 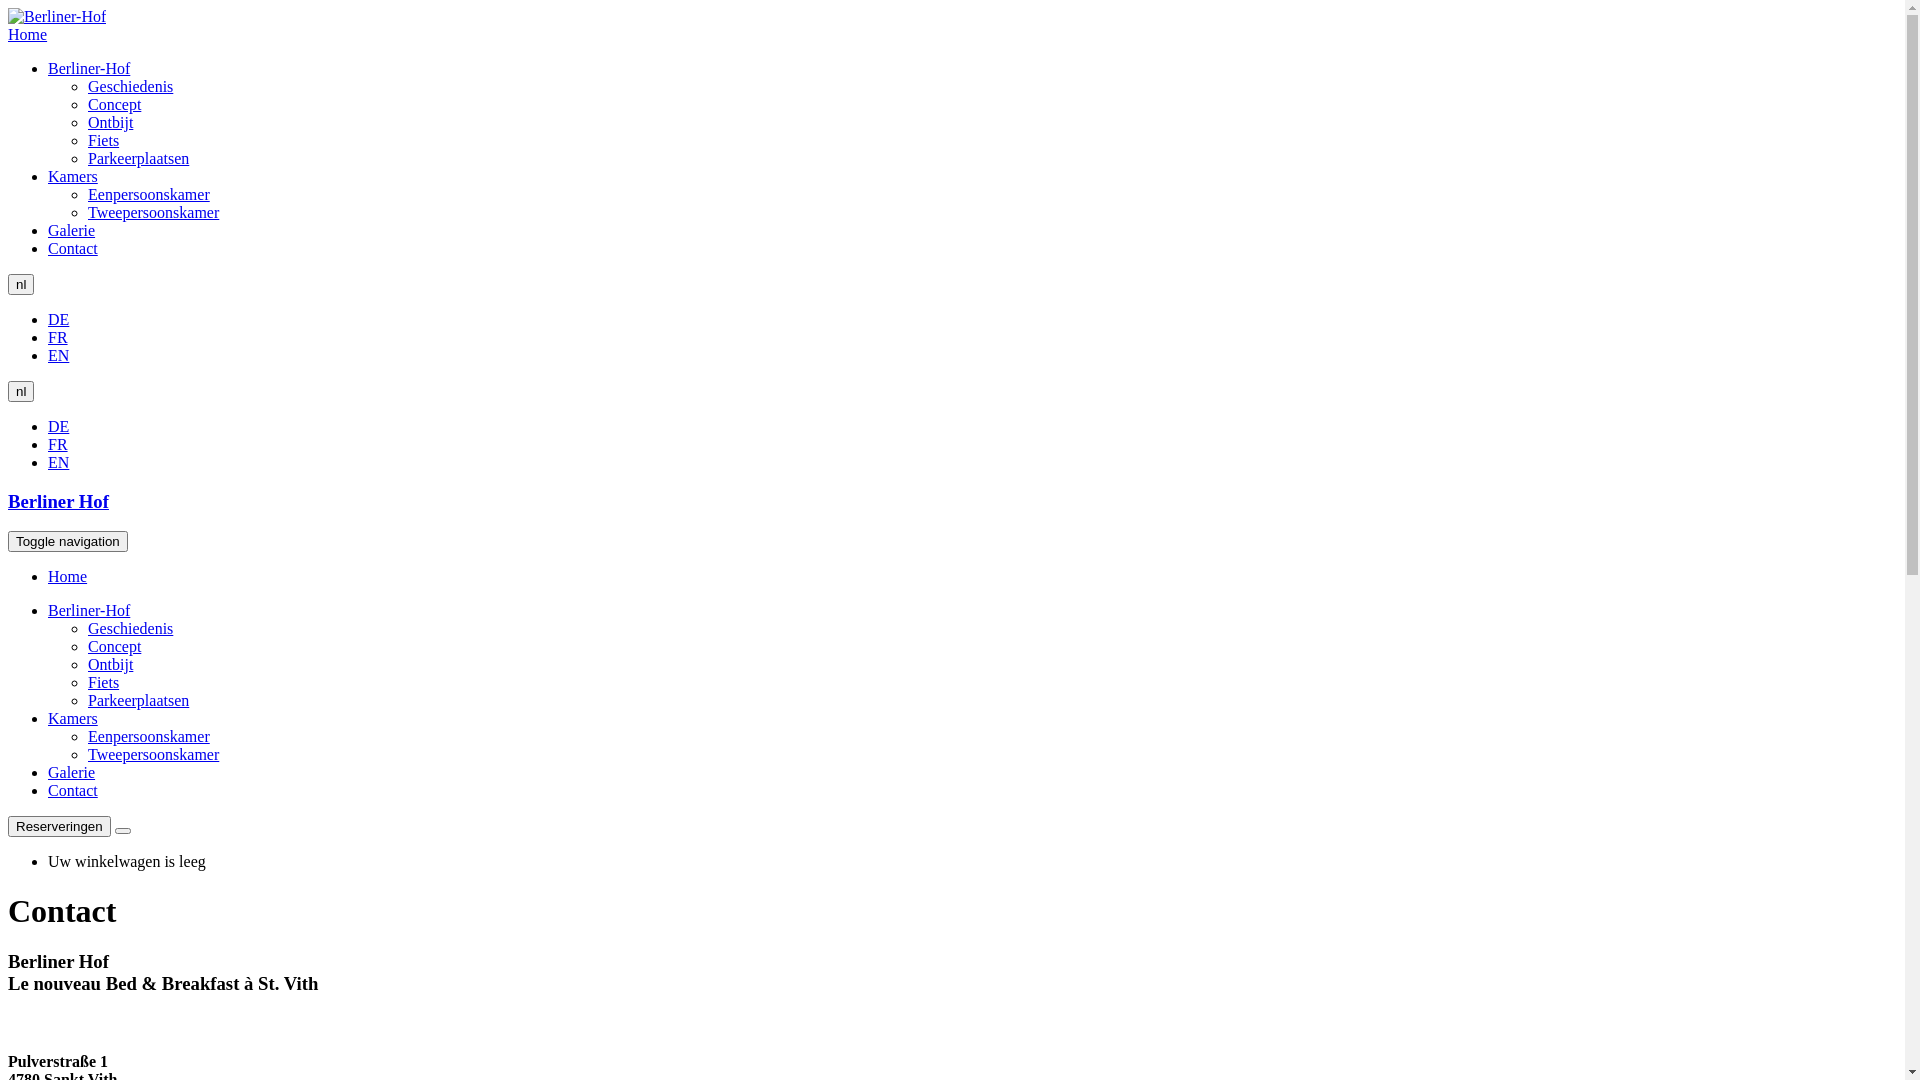 I want to click on 'Berliner-Hof', so click(x=88, y=609).